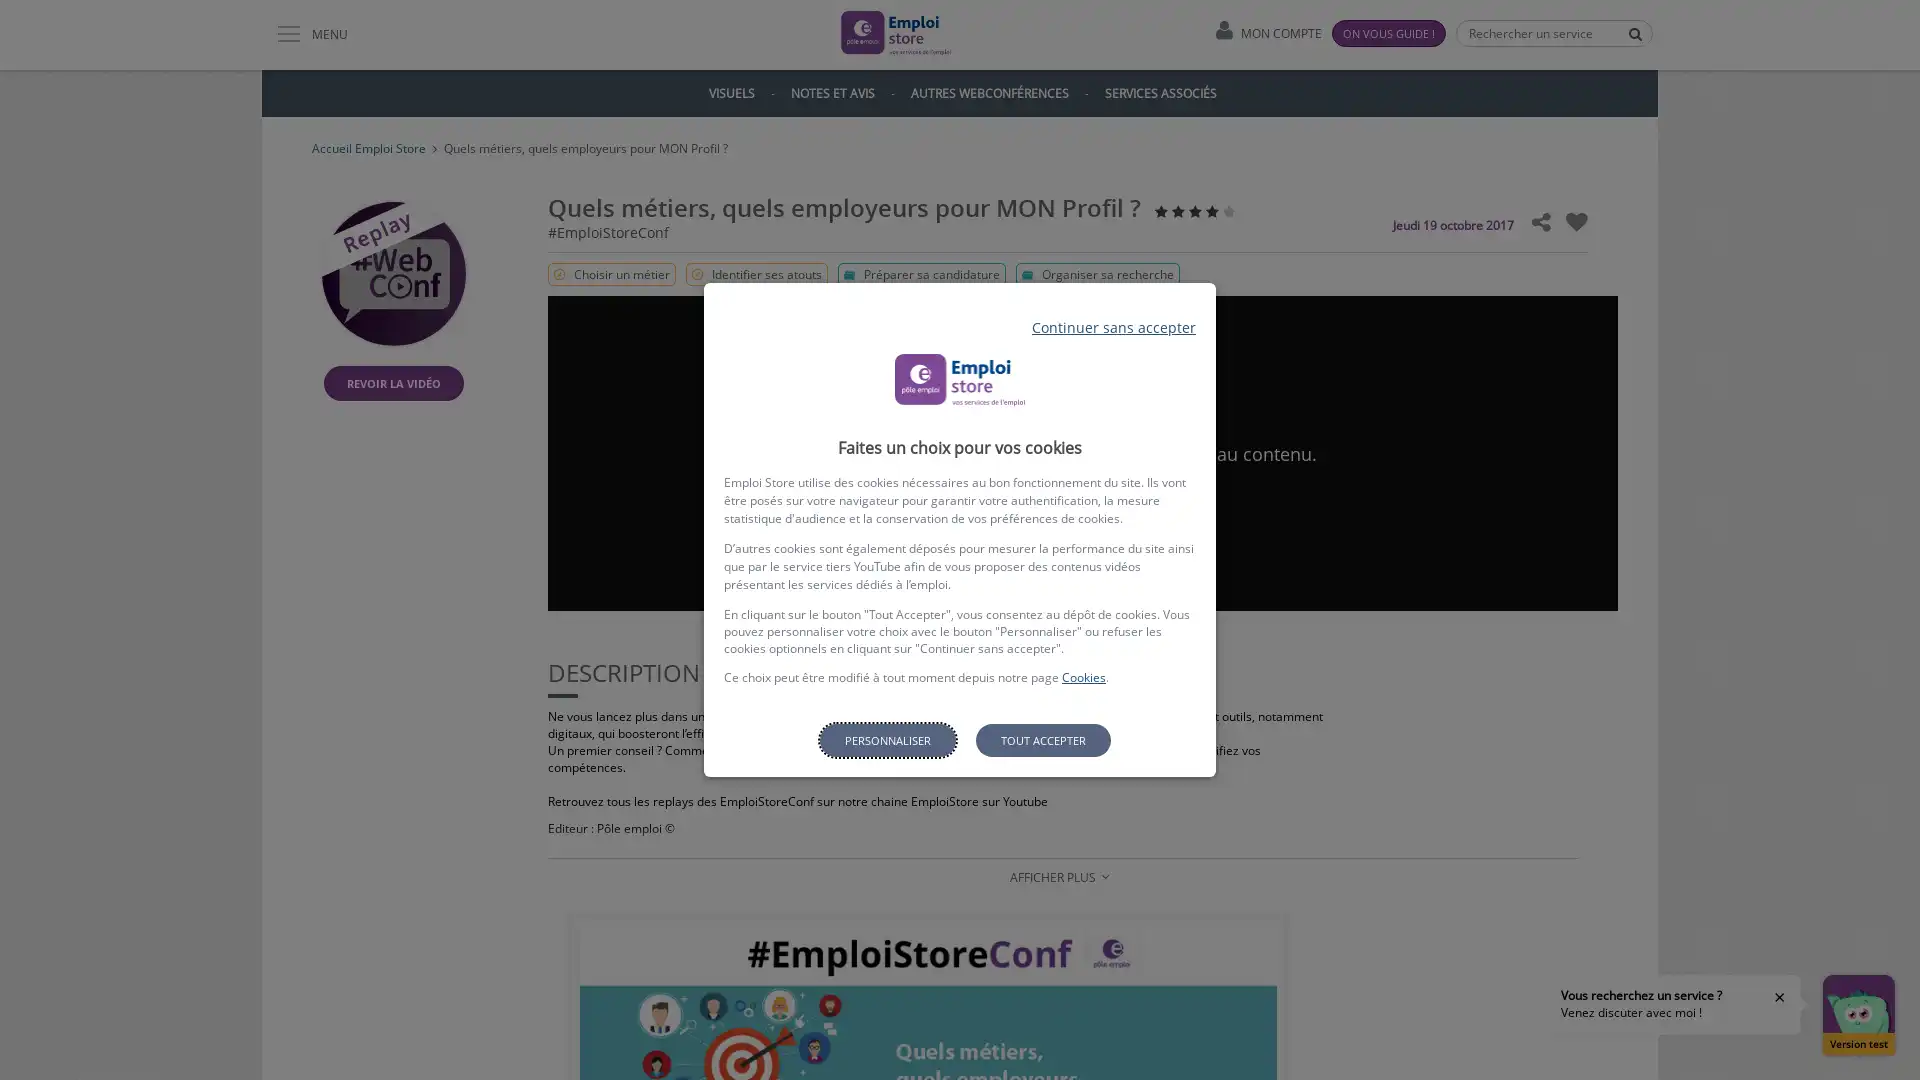 The image size is (1920, 1080). What do you see at coordinates (1857, 1014) in the screenshot?
I see `Ouvrir la fenetre de discussion Version test` at bounding box center [1857, 1014].